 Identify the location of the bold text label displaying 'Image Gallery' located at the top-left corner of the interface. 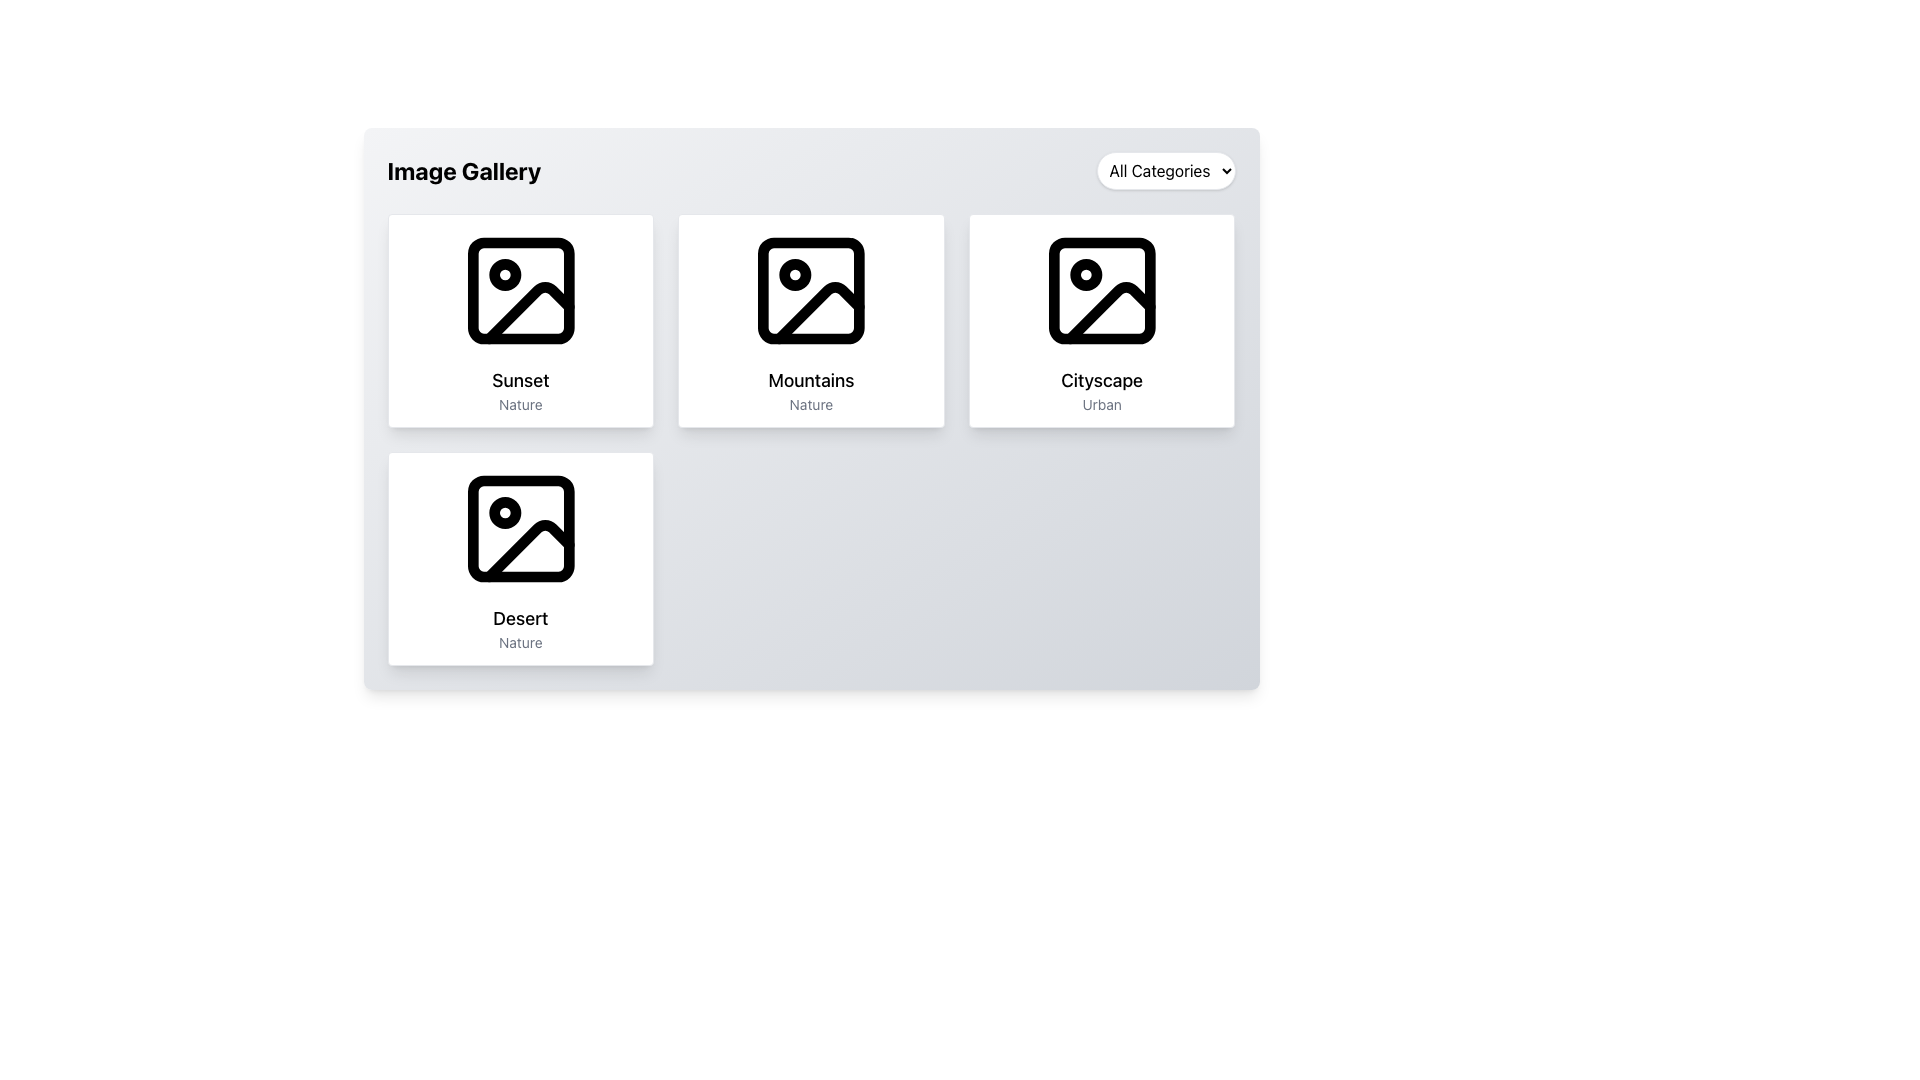
(463, 169).